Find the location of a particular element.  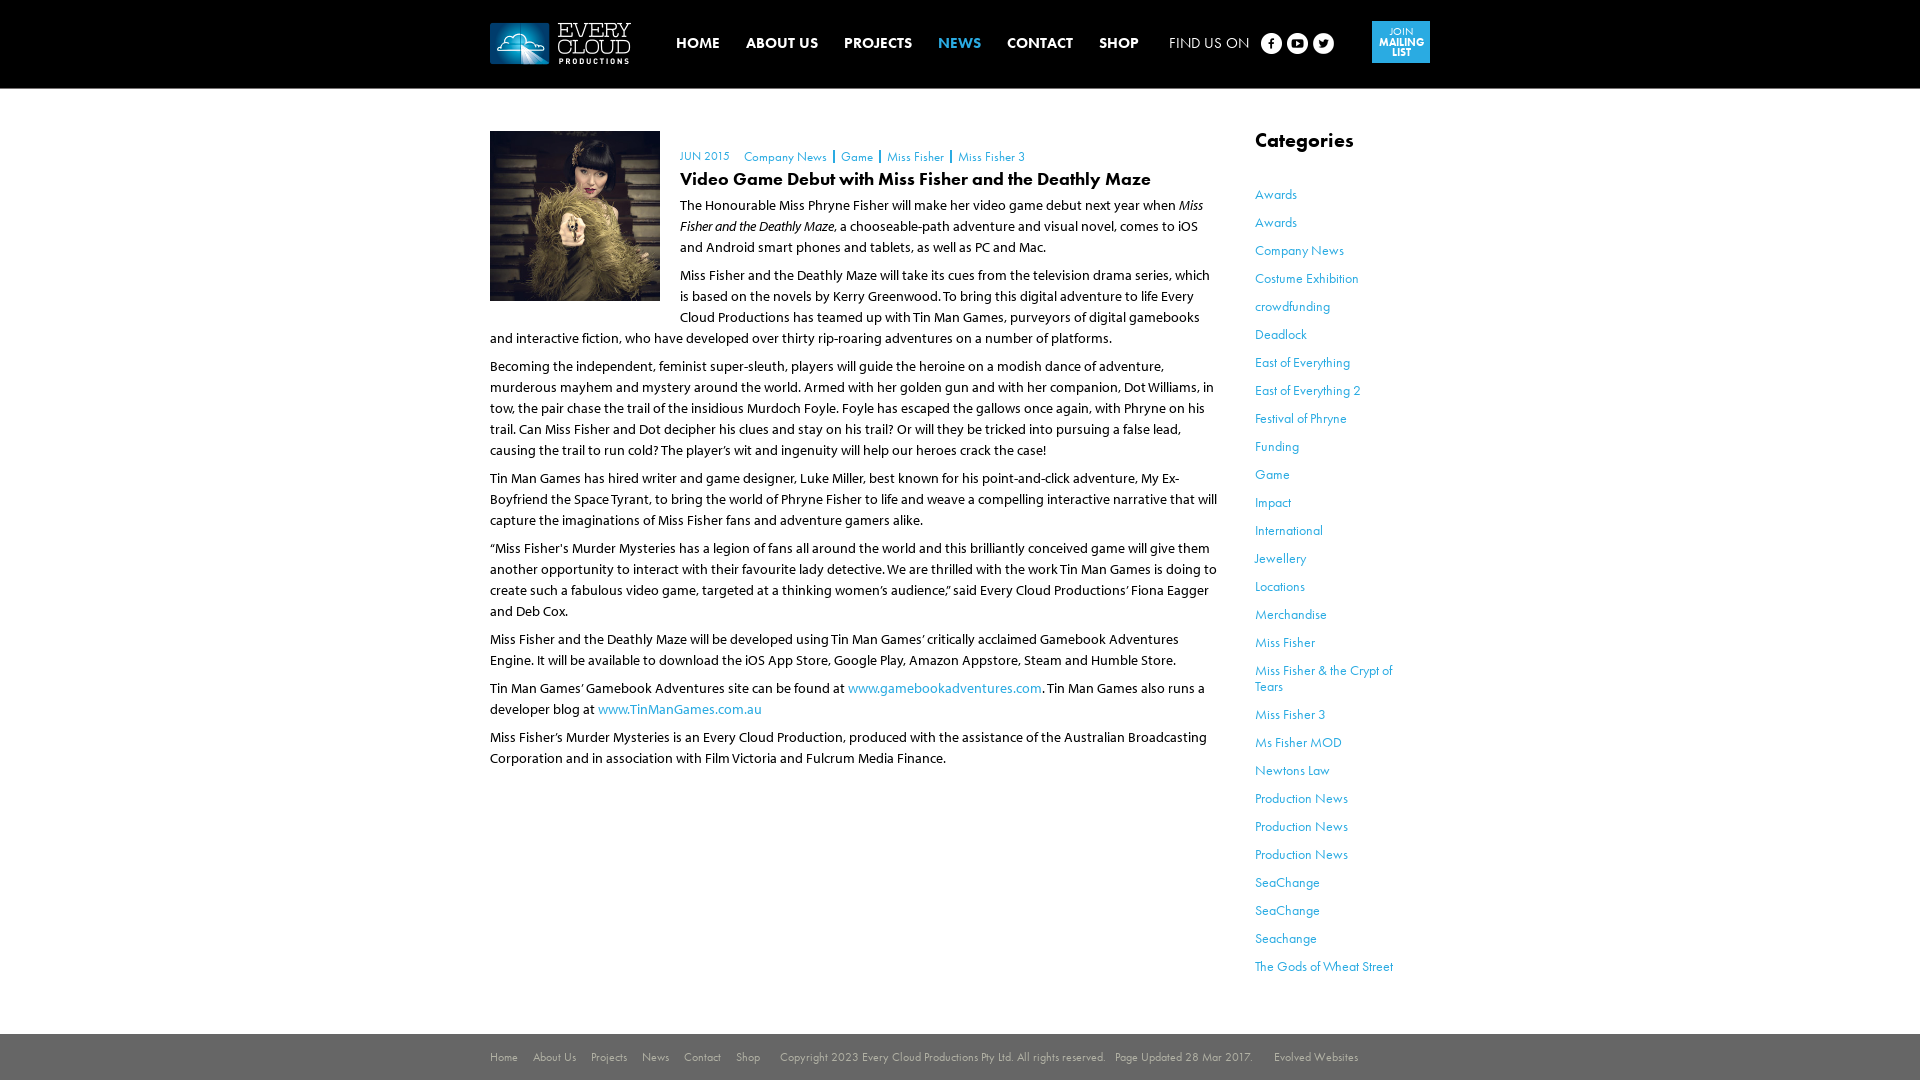

'JOIN is located at coordinates (1400, 42).